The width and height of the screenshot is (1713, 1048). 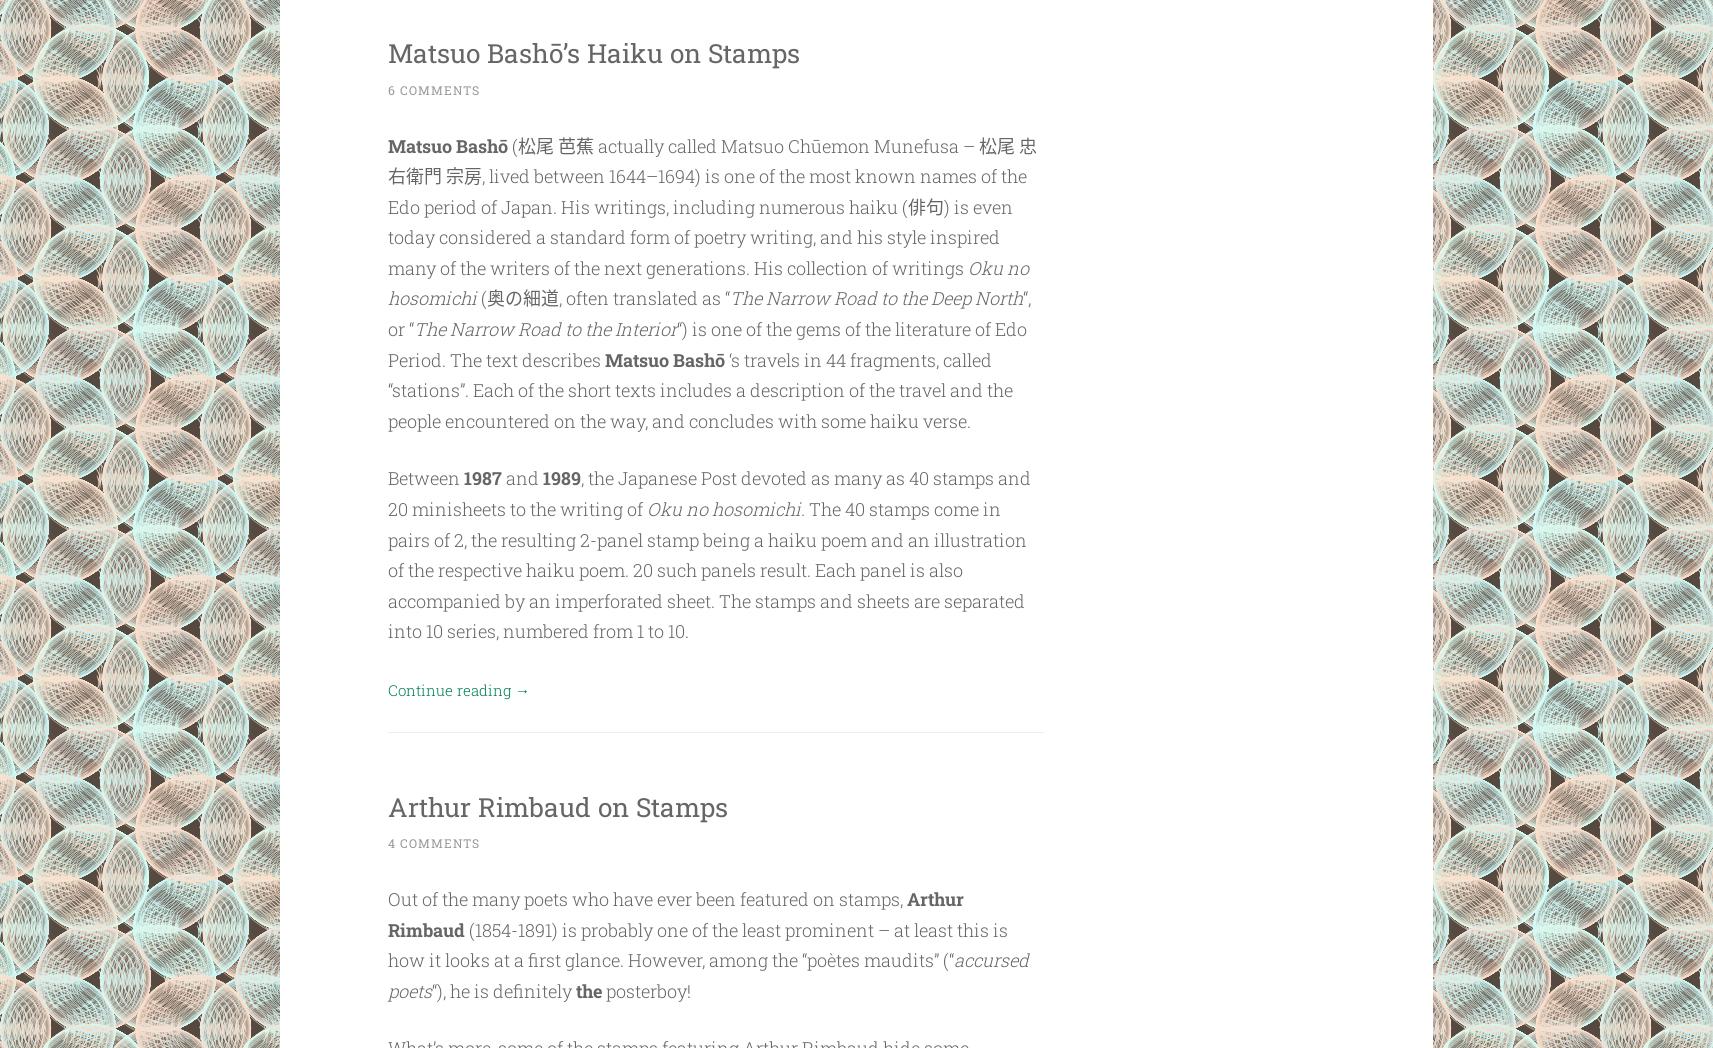 I want to click on 'and', so click(x=522, y=476).